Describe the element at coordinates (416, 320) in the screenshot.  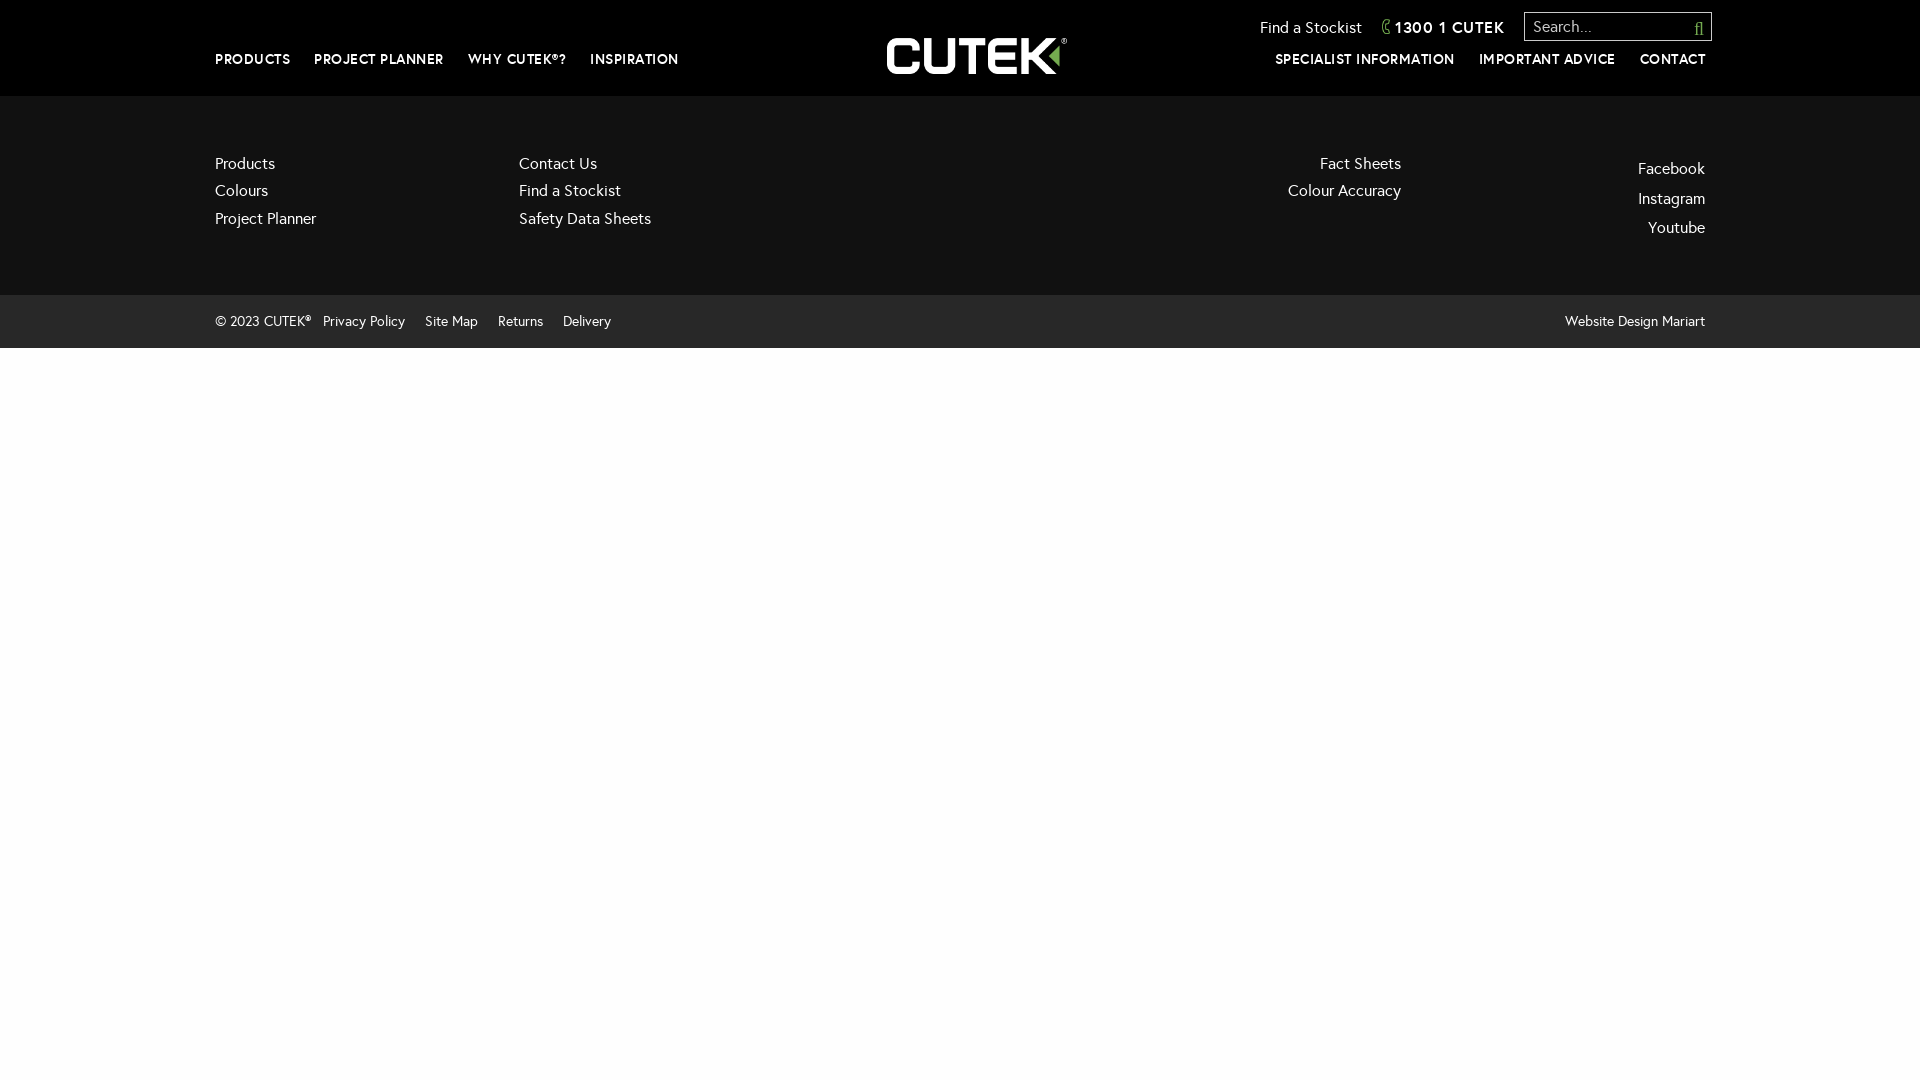
I see `'Site Map'` at that location.